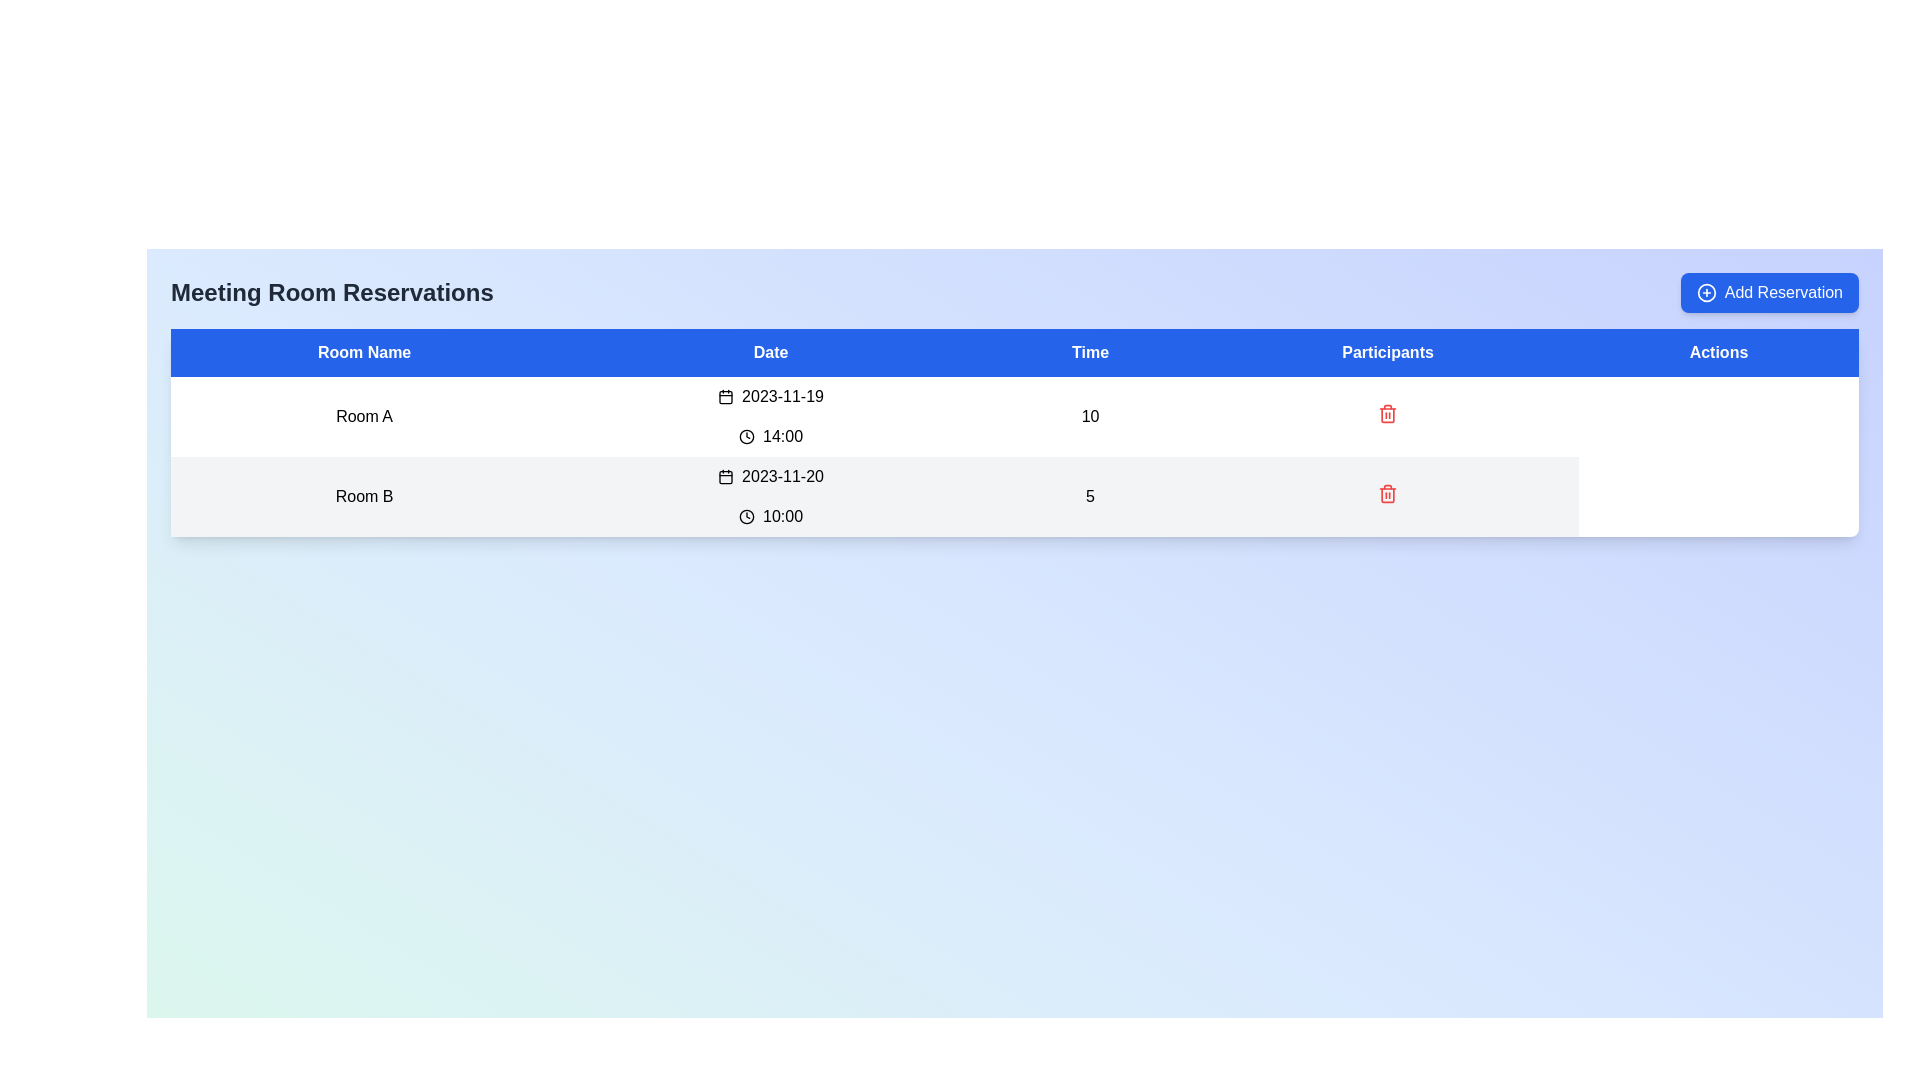  Describe the element at coordinates (770, 515) in the screenshot. I see `the time displayed as '10:00' on the text display with a clock icon located in the 'Time' column of the second row in the room reservations table` at that location.